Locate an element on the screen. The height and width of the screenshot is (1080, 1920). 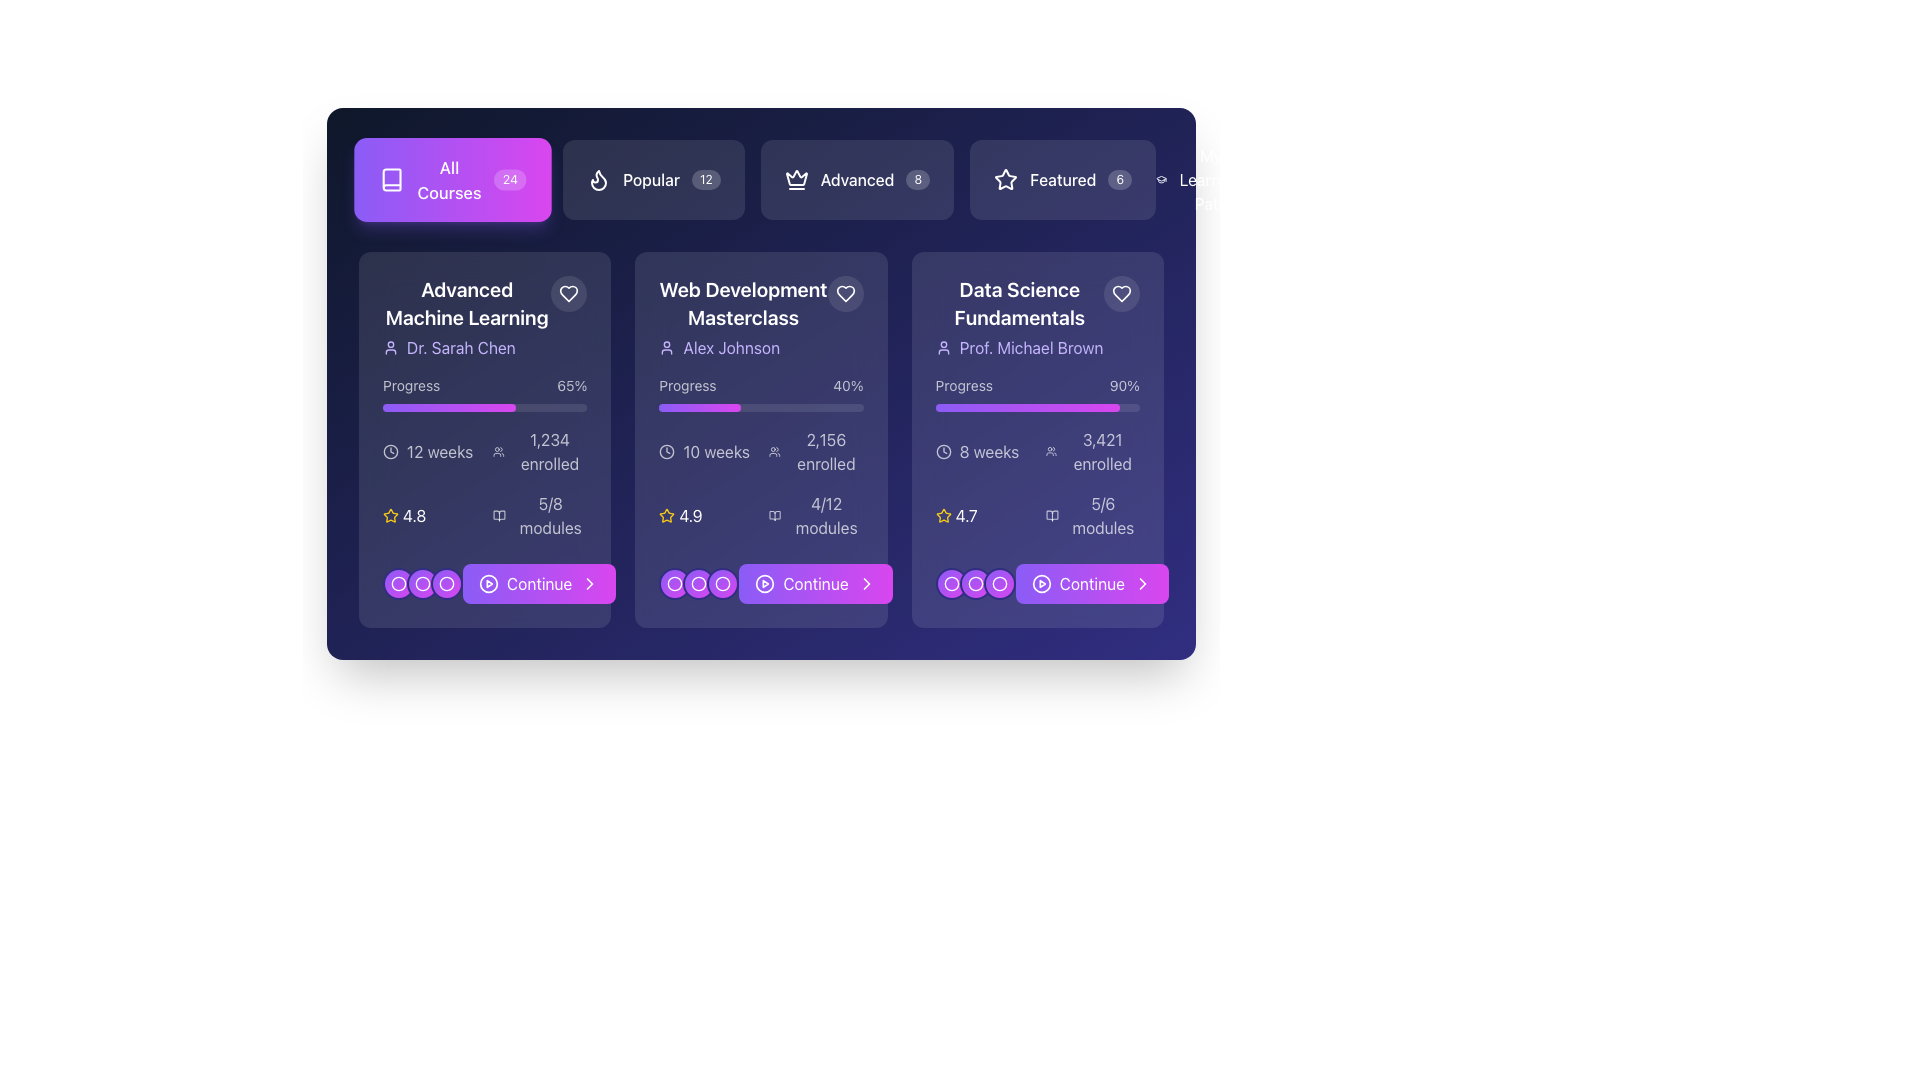
the 'Continue' text label within the button at the lower-right corner of the 'Data Science Fundamentals' course card is located at coordinates (1090, 583).